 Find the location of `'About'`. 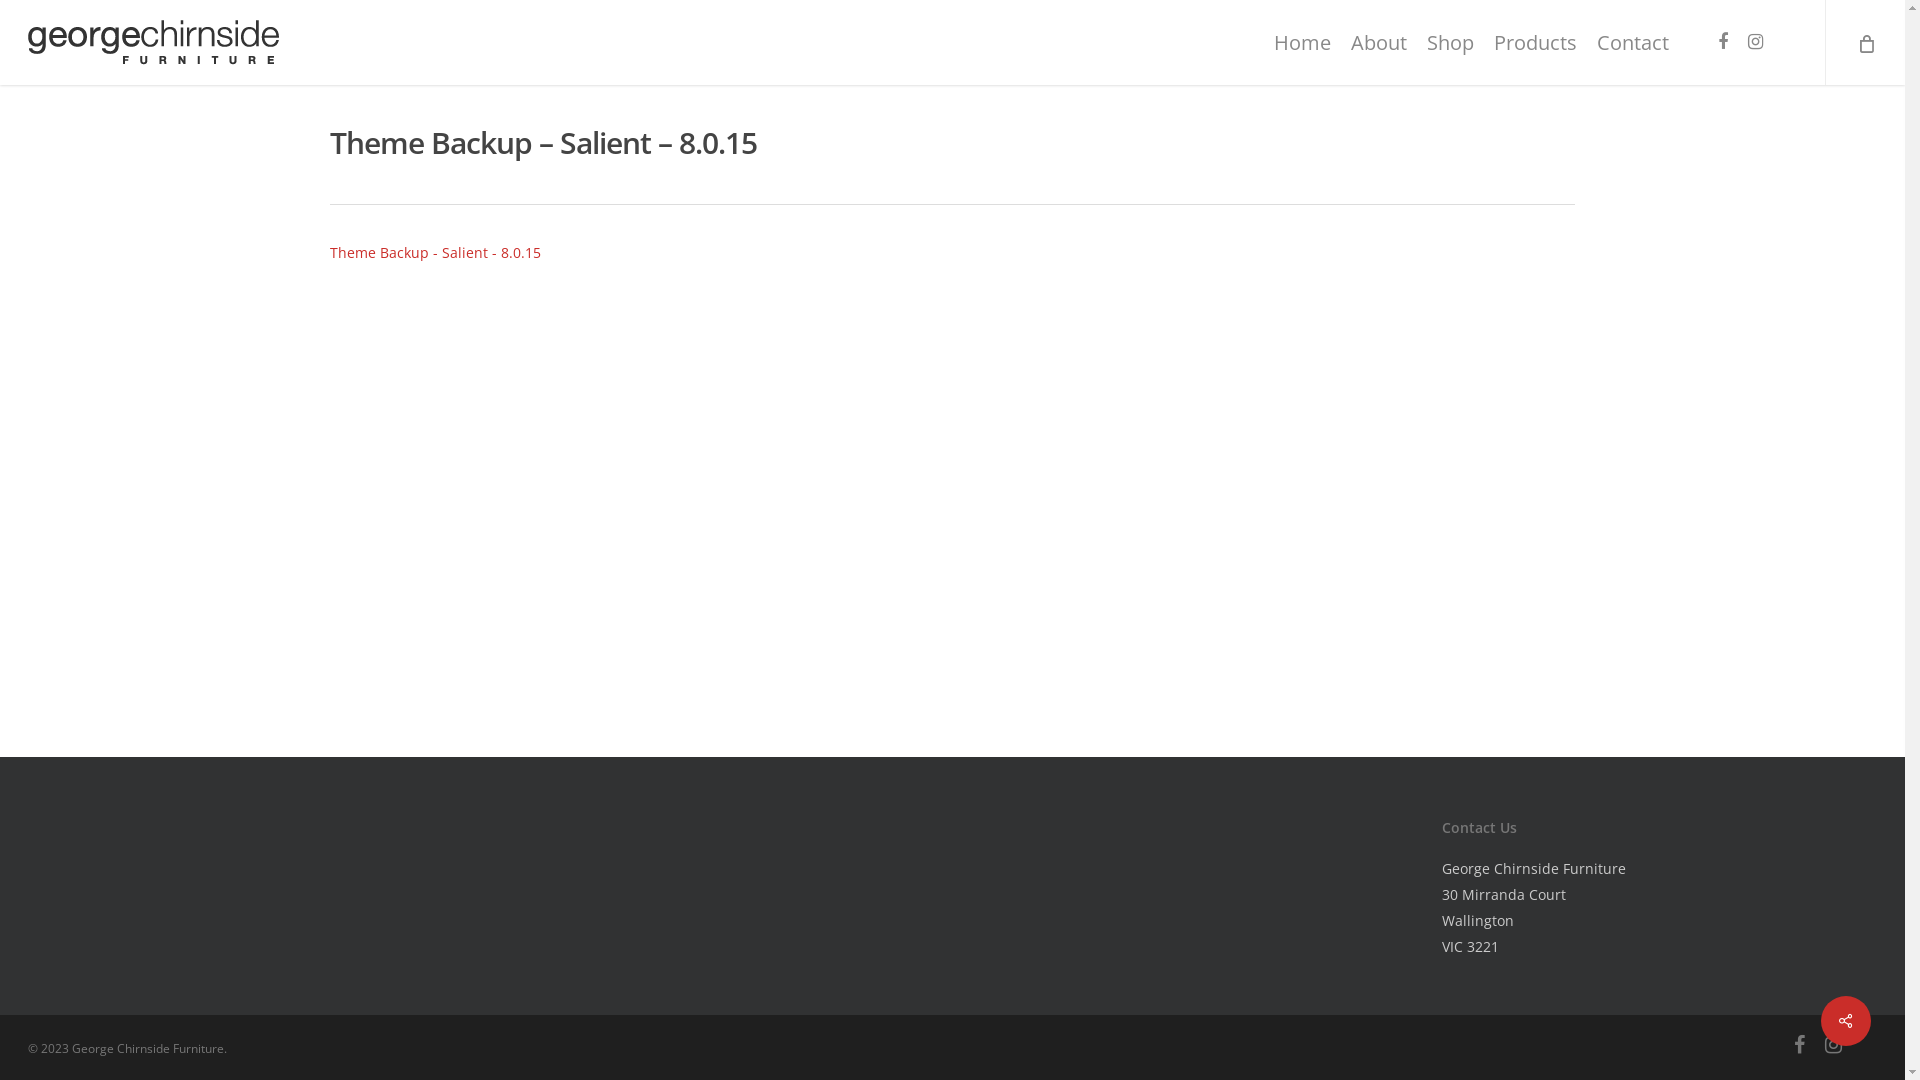

'About' is located at coordinates (1377, 42).